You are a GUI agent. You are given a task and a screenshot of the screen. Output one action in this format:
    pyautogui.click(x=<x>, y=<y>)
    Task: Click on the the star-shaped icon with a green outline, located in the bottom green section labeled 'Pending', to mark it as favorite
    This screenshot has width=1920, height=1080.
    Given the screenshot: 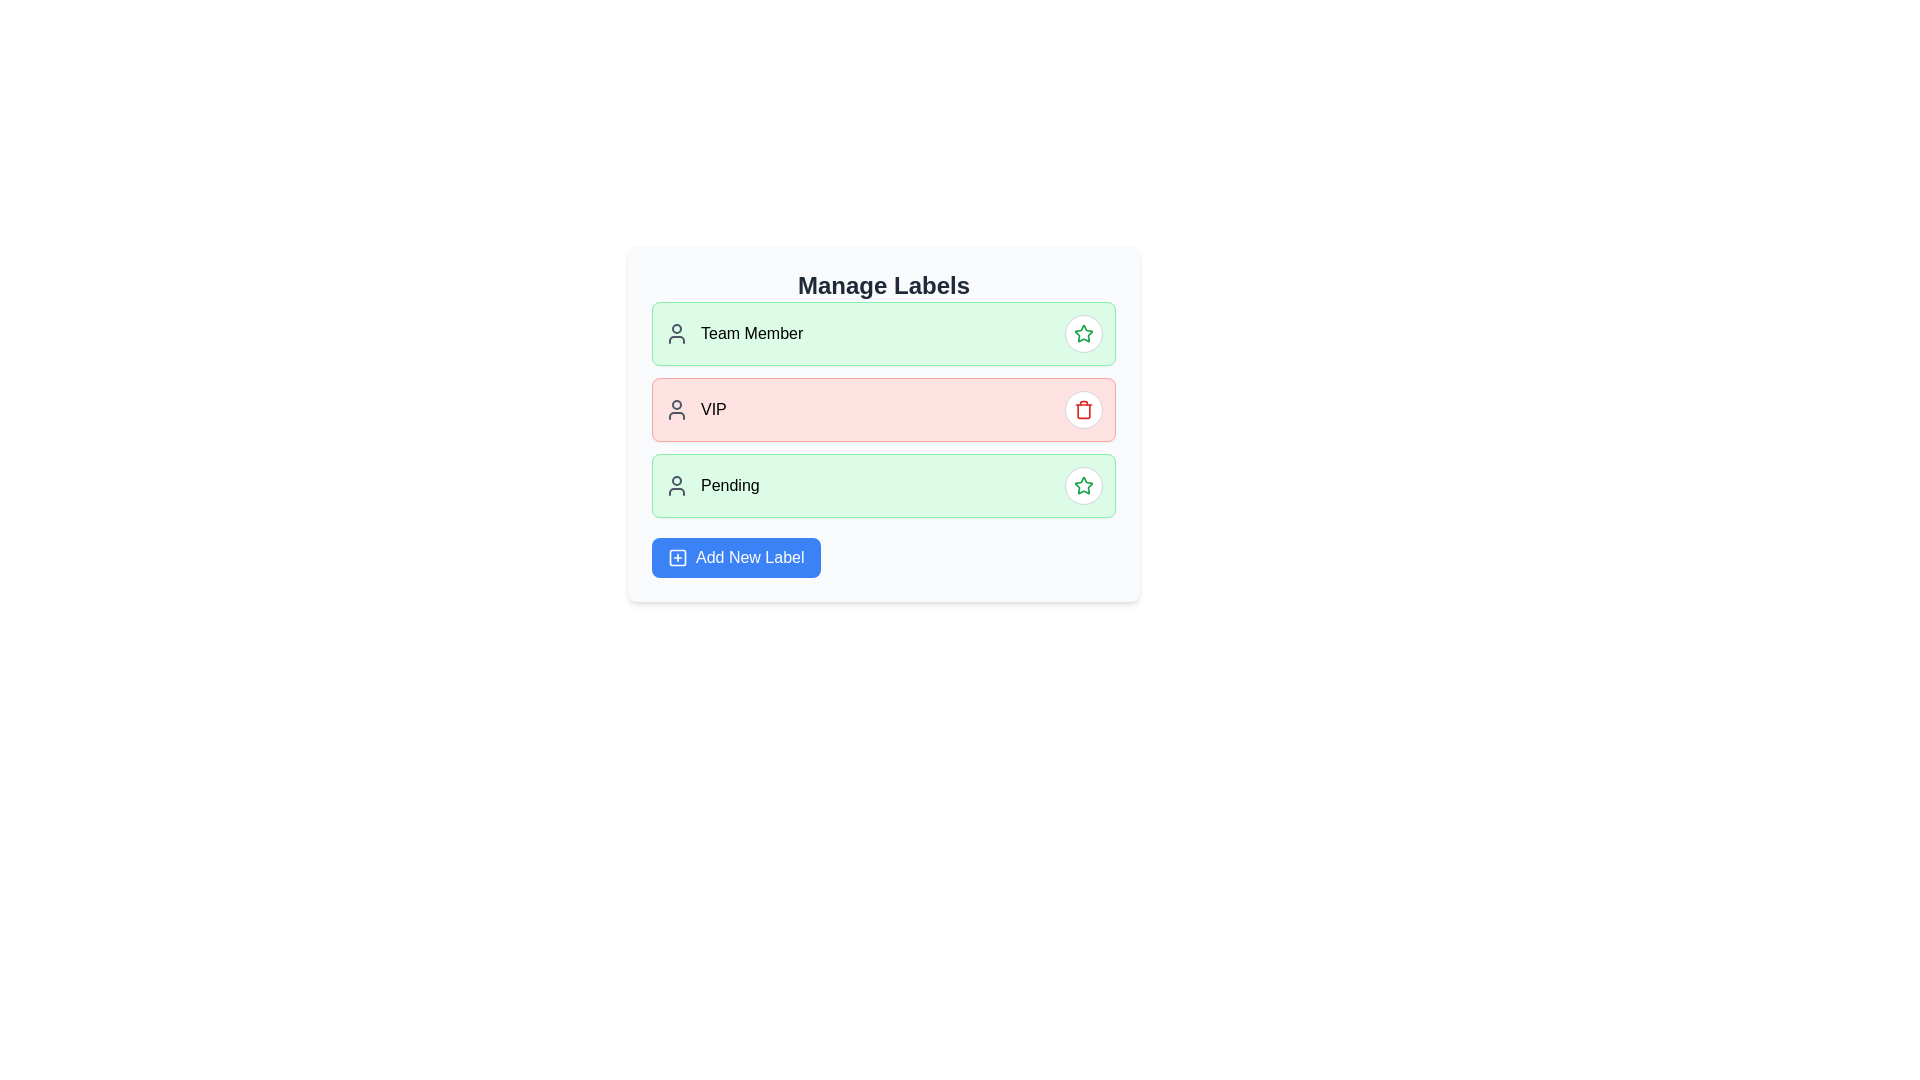 What is the action you would take?
    pyautogui.click(x=1083, y=333)
    